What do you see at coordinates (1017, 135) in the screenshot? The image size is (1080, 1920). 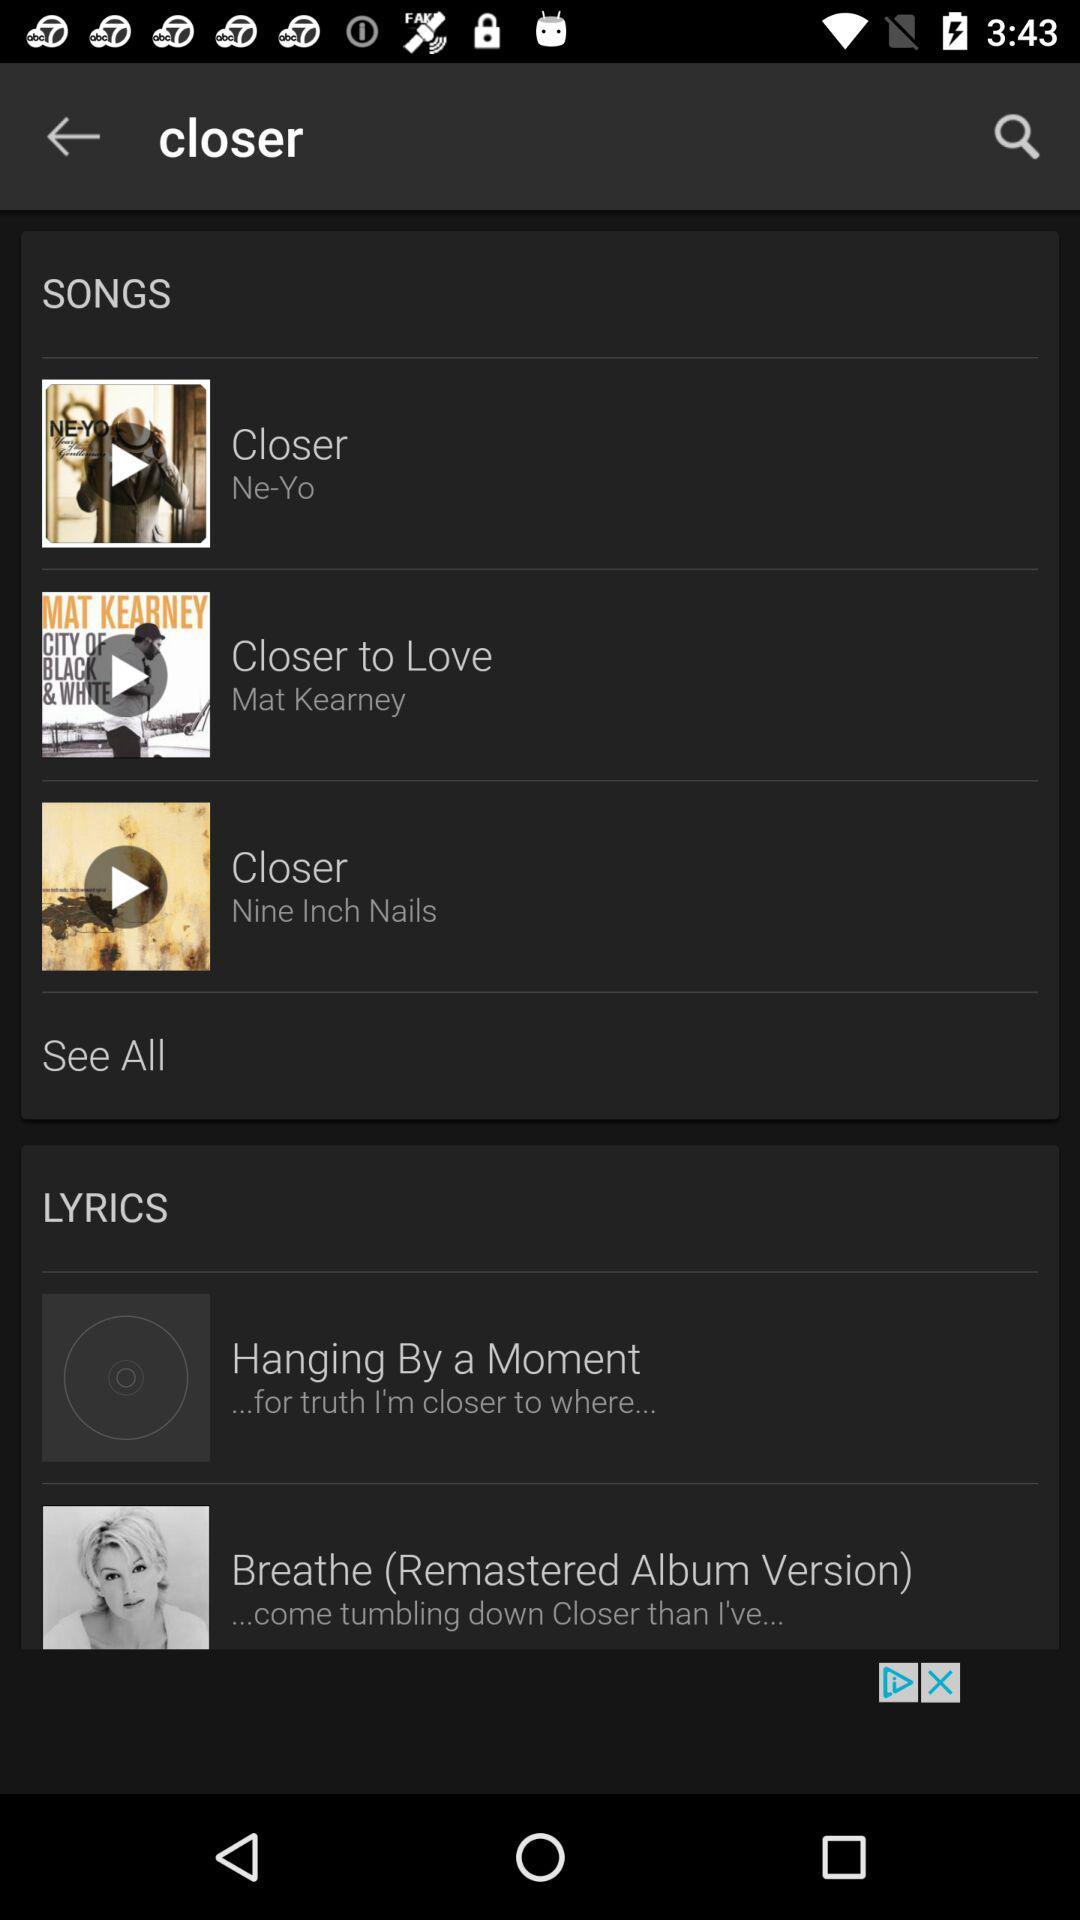 I see `the item next to closer icon` at bounding box center [1017, 135].